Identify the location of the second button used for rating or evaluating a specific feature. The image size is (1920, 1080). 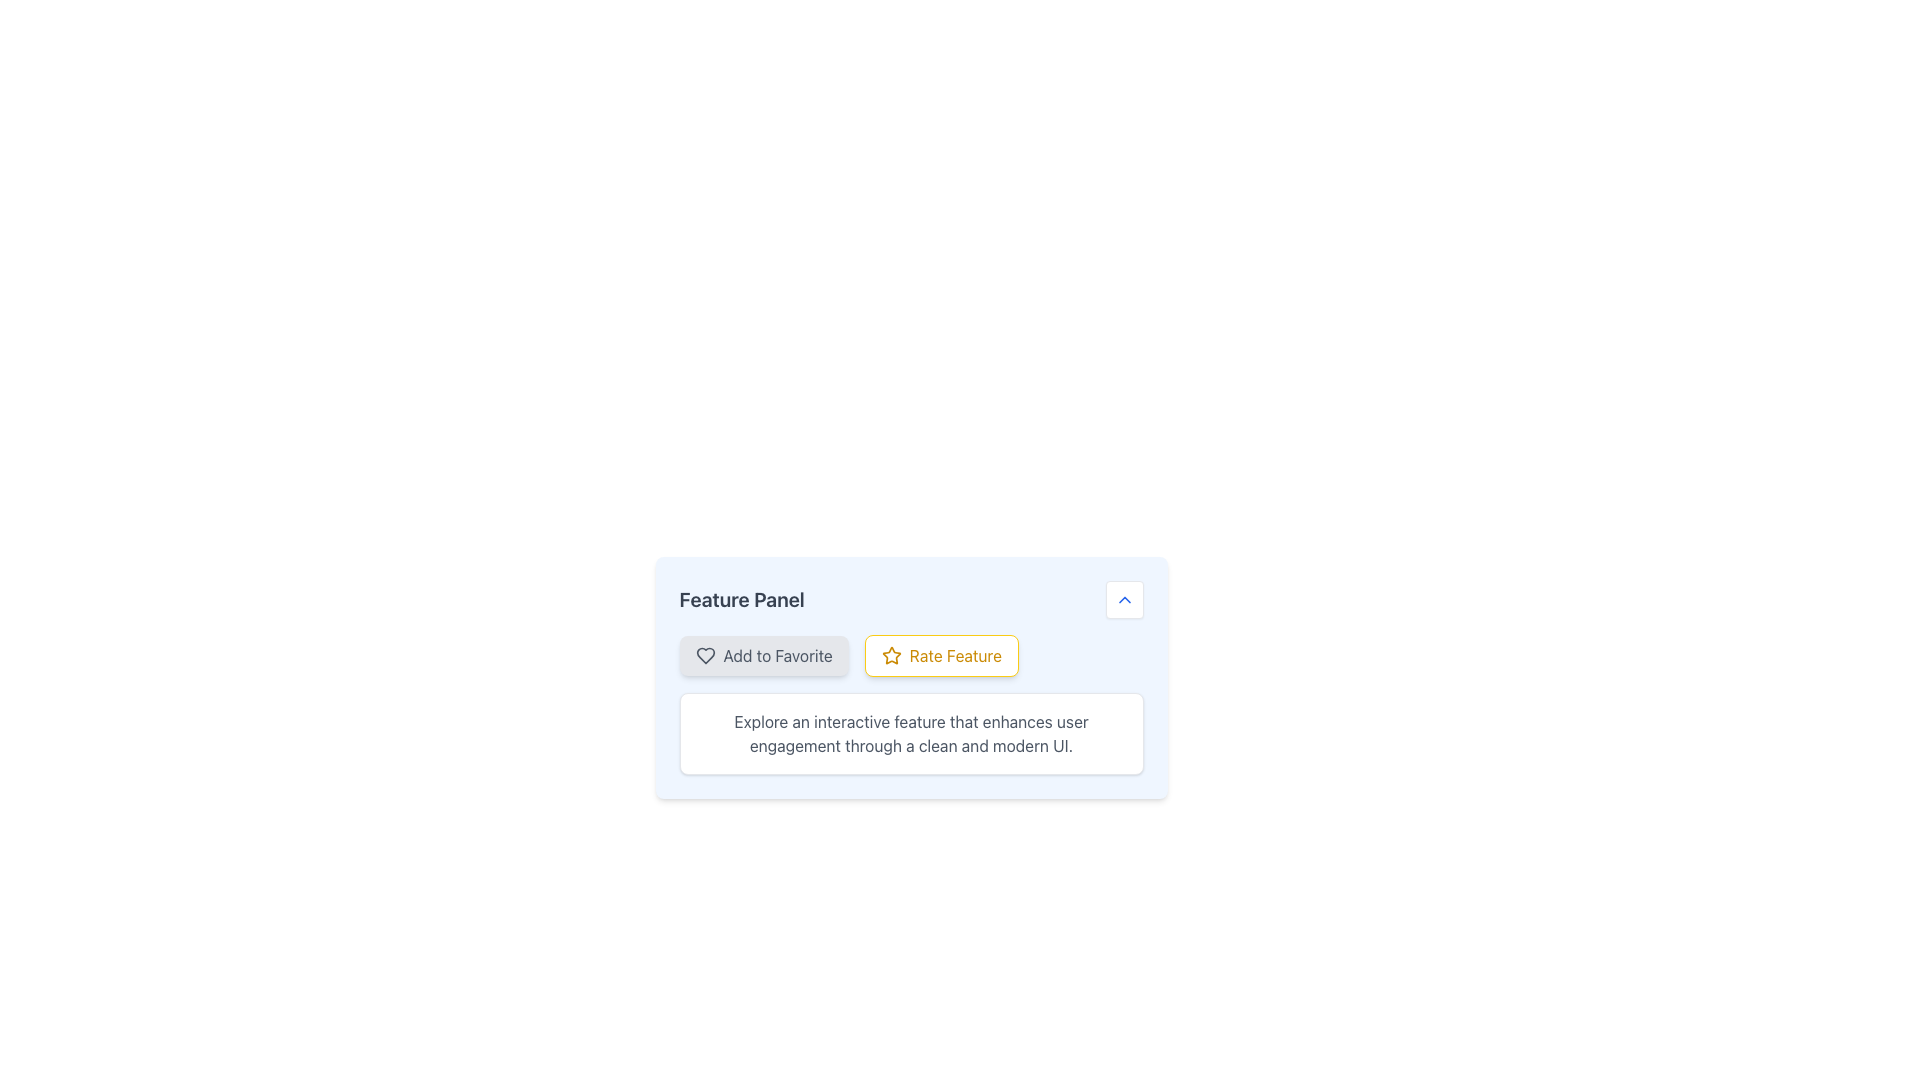
(910, 655).